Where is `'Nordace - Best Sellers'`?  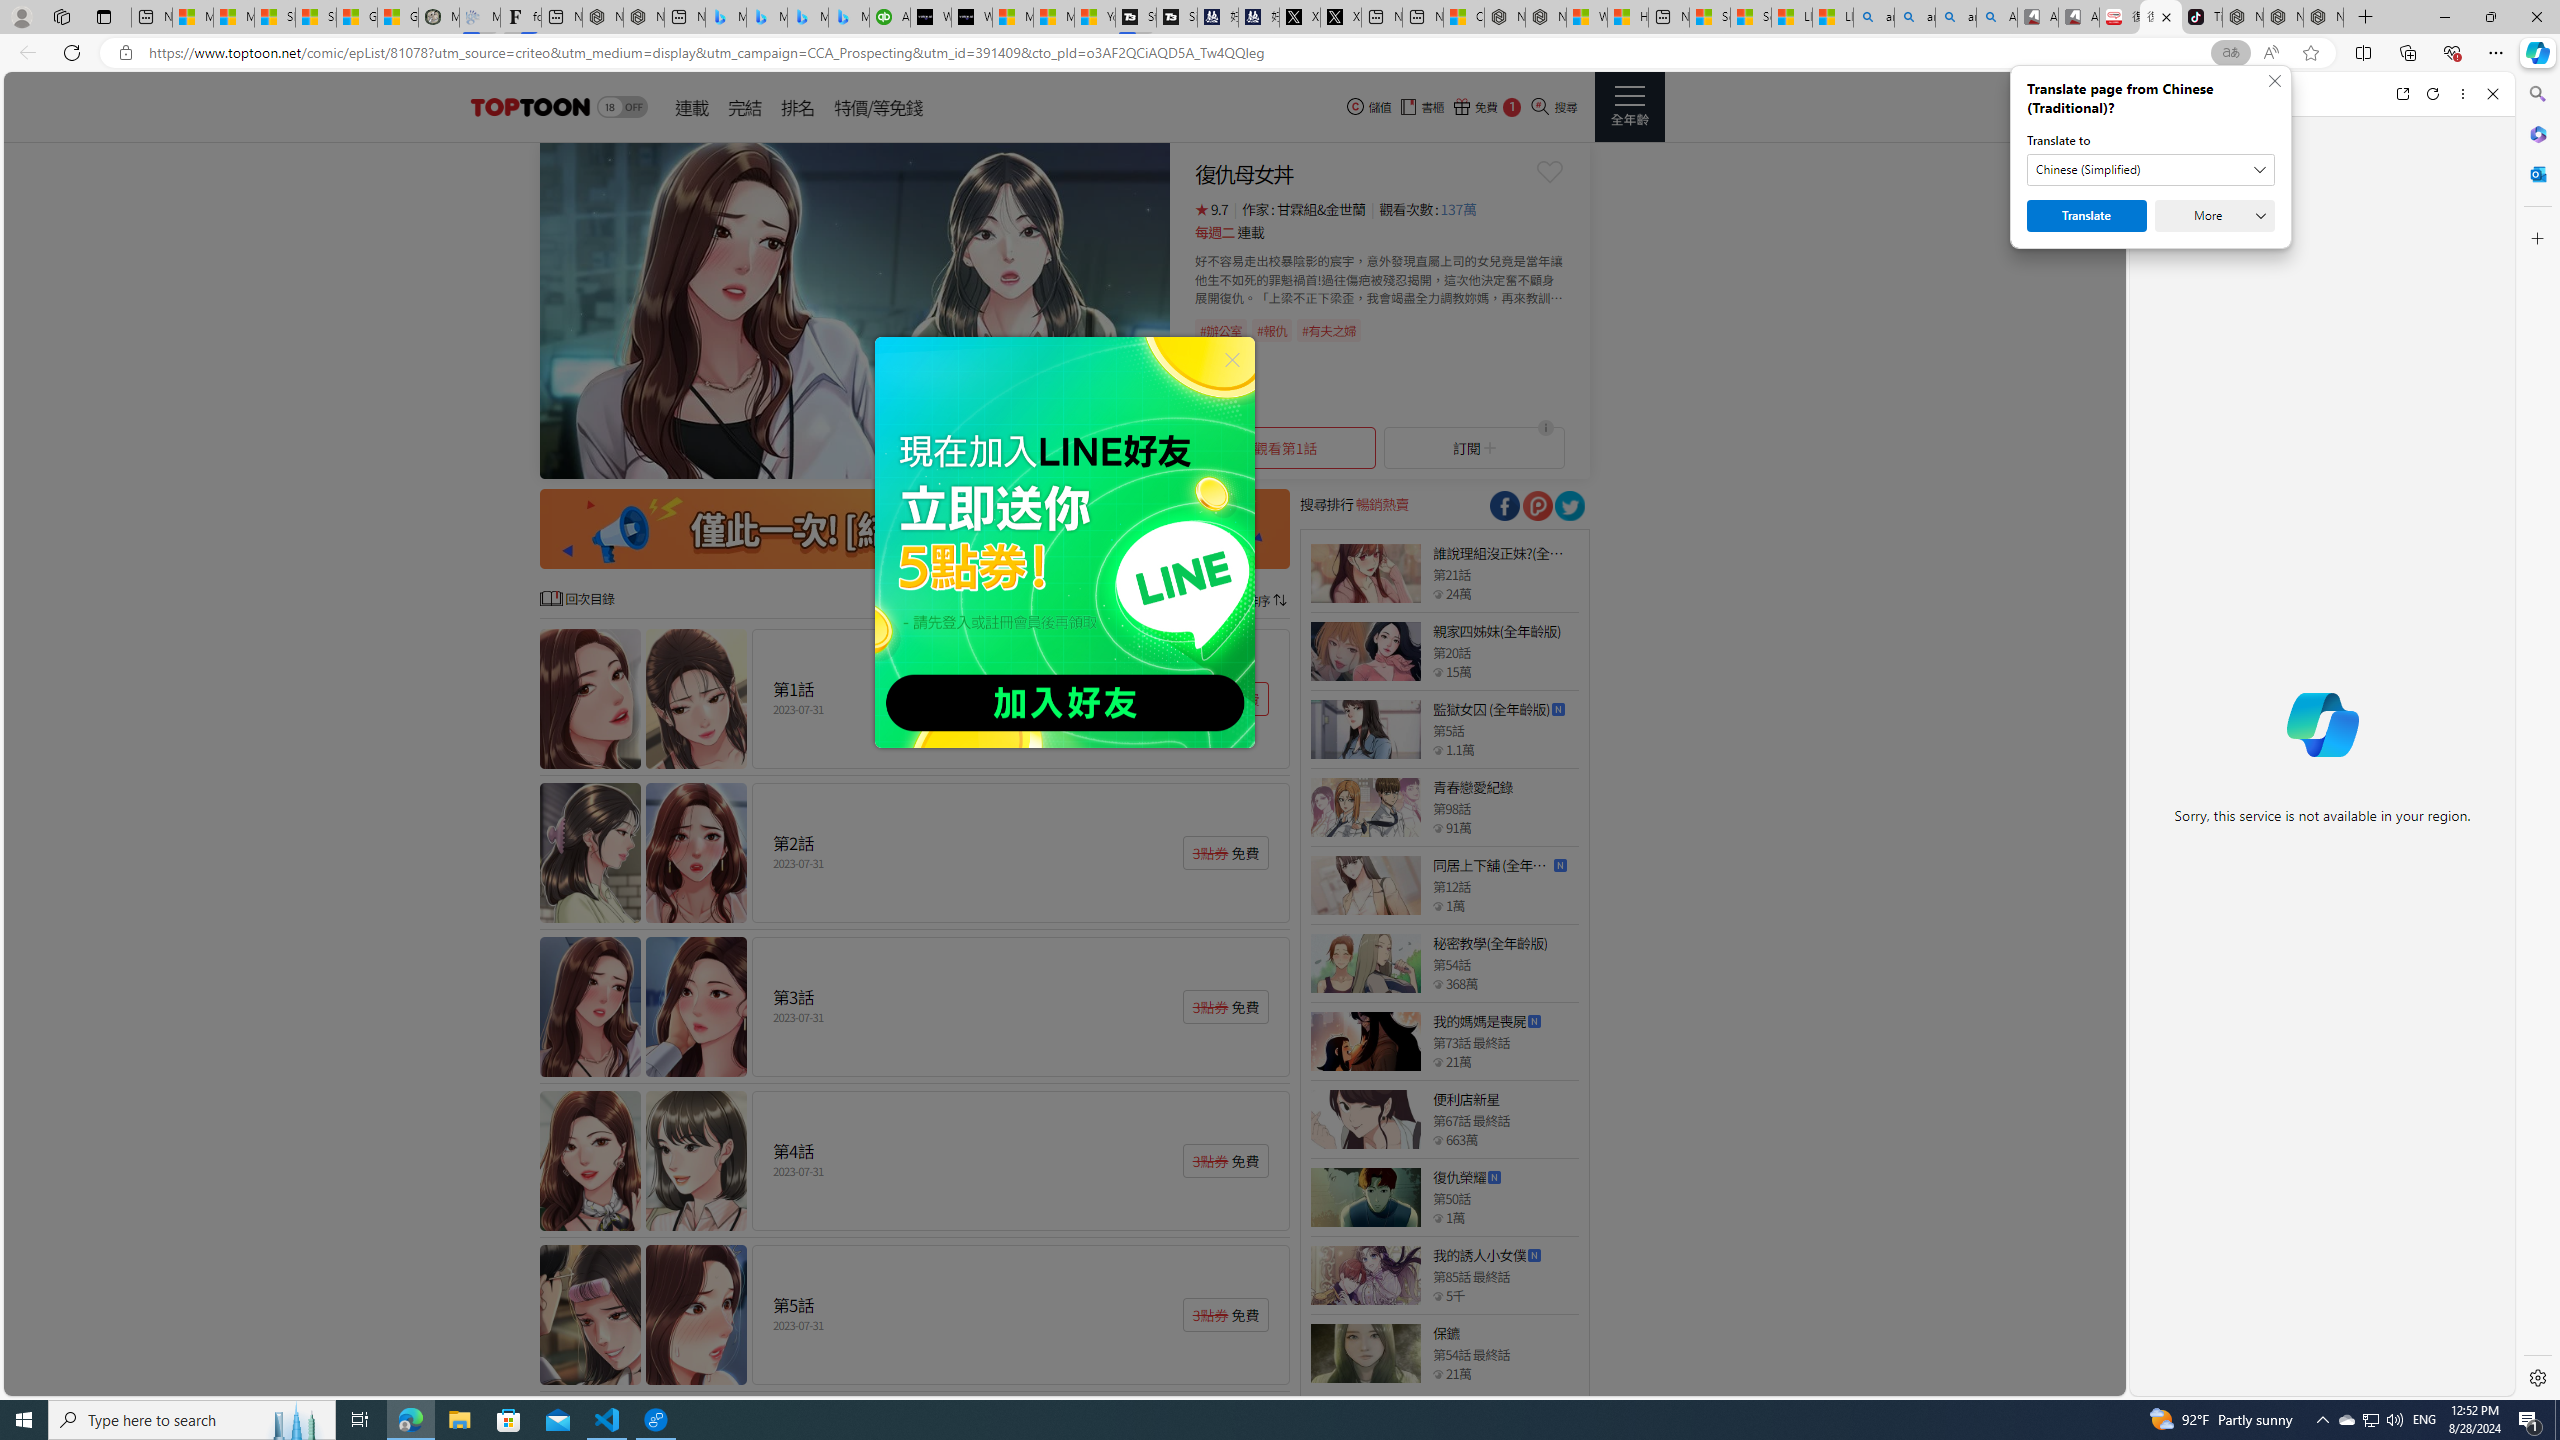 'Nordace - Best Sellers' is located at coordinates (2242, 16).